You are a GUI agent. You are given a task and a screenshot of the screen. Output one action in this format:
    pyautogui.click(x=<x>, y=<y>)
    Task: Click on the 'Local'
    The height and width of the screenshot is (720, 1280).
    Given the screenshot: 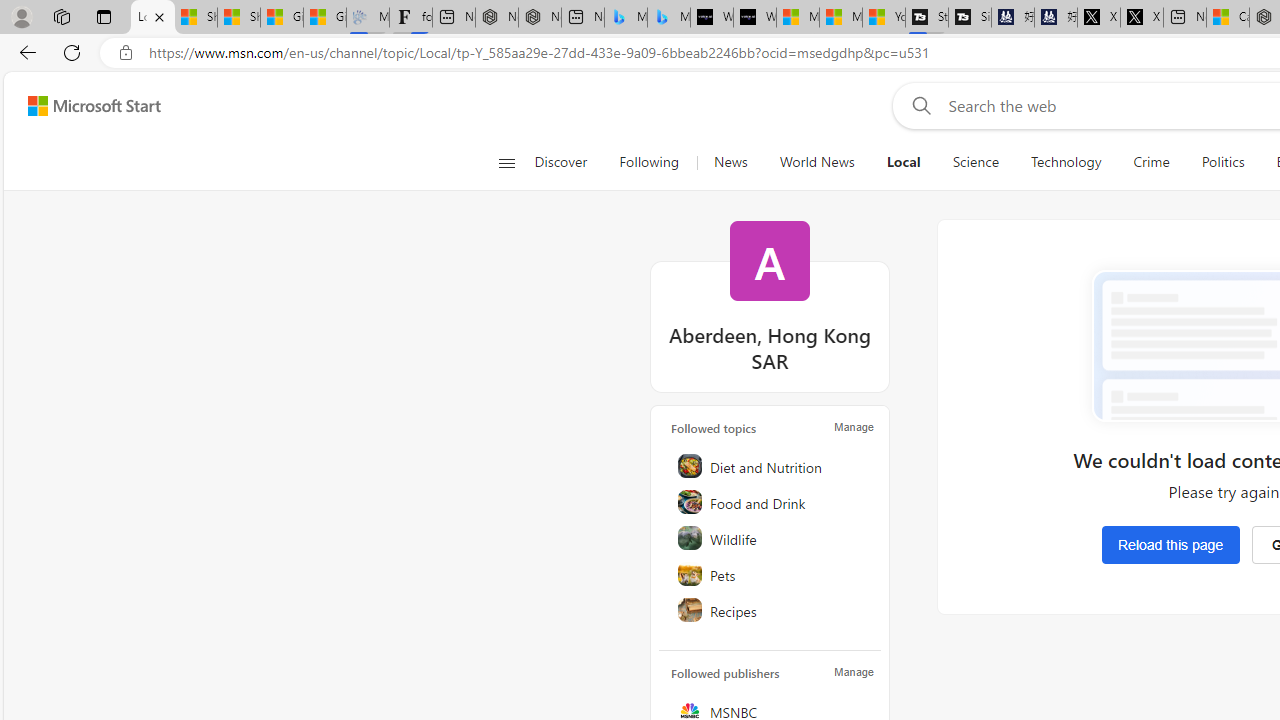 What is the action you would take?
    pyautogui.click(x=902, y=162)
    